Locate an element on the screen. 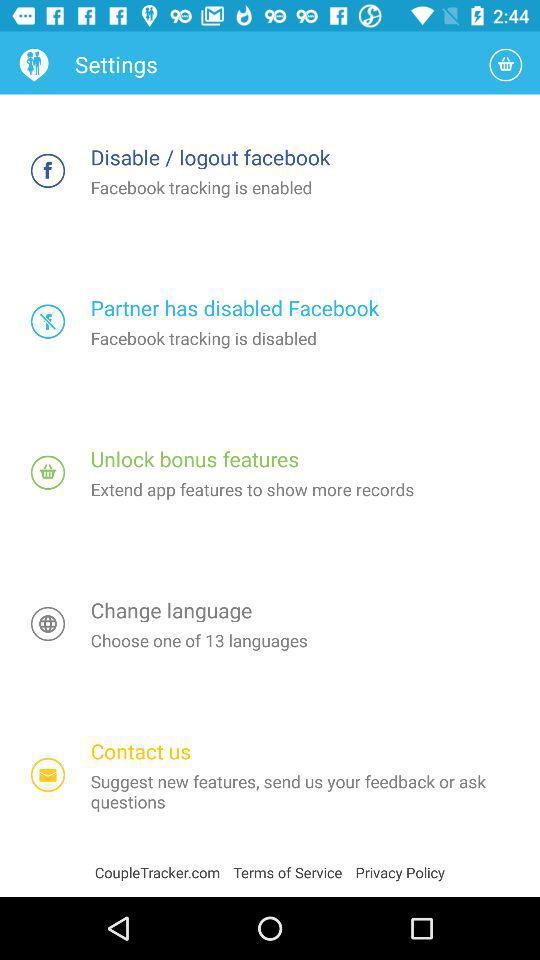 The width and height of the screenshot is (540, 960). the app to the left of privacy policy icon is located at coordinates (293, 871).